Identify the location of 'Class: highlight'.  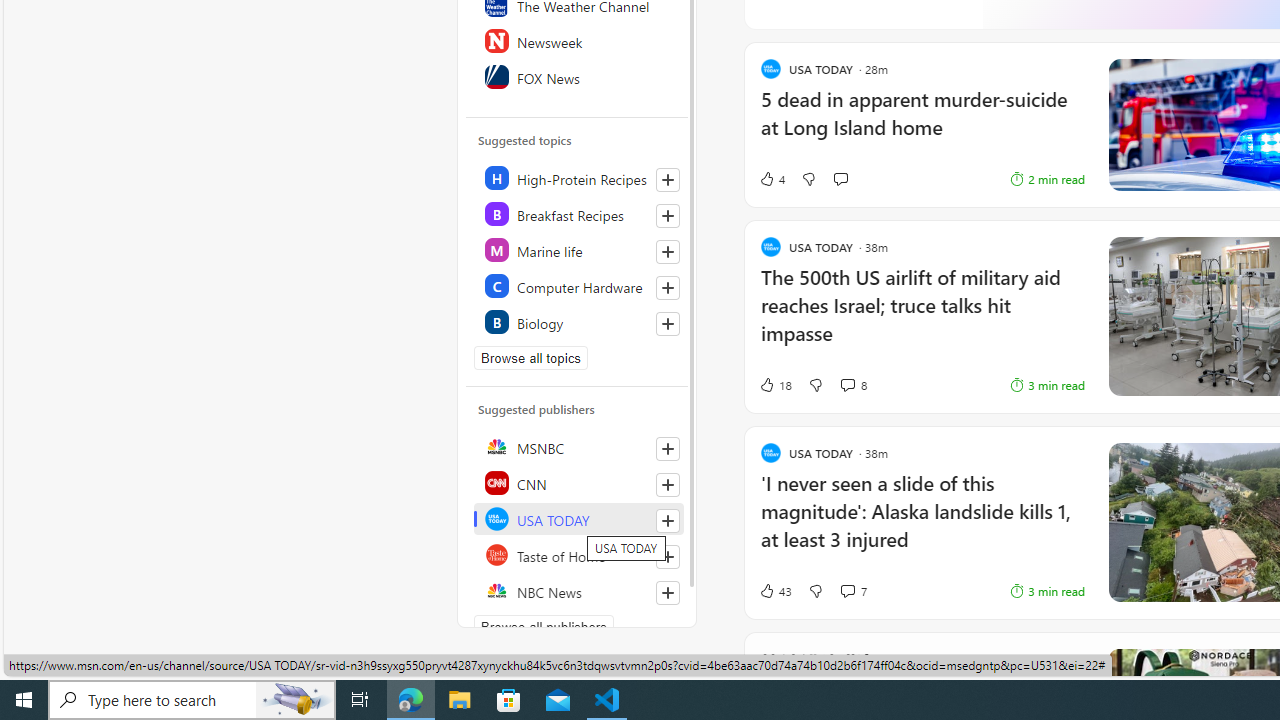
(577, 320).